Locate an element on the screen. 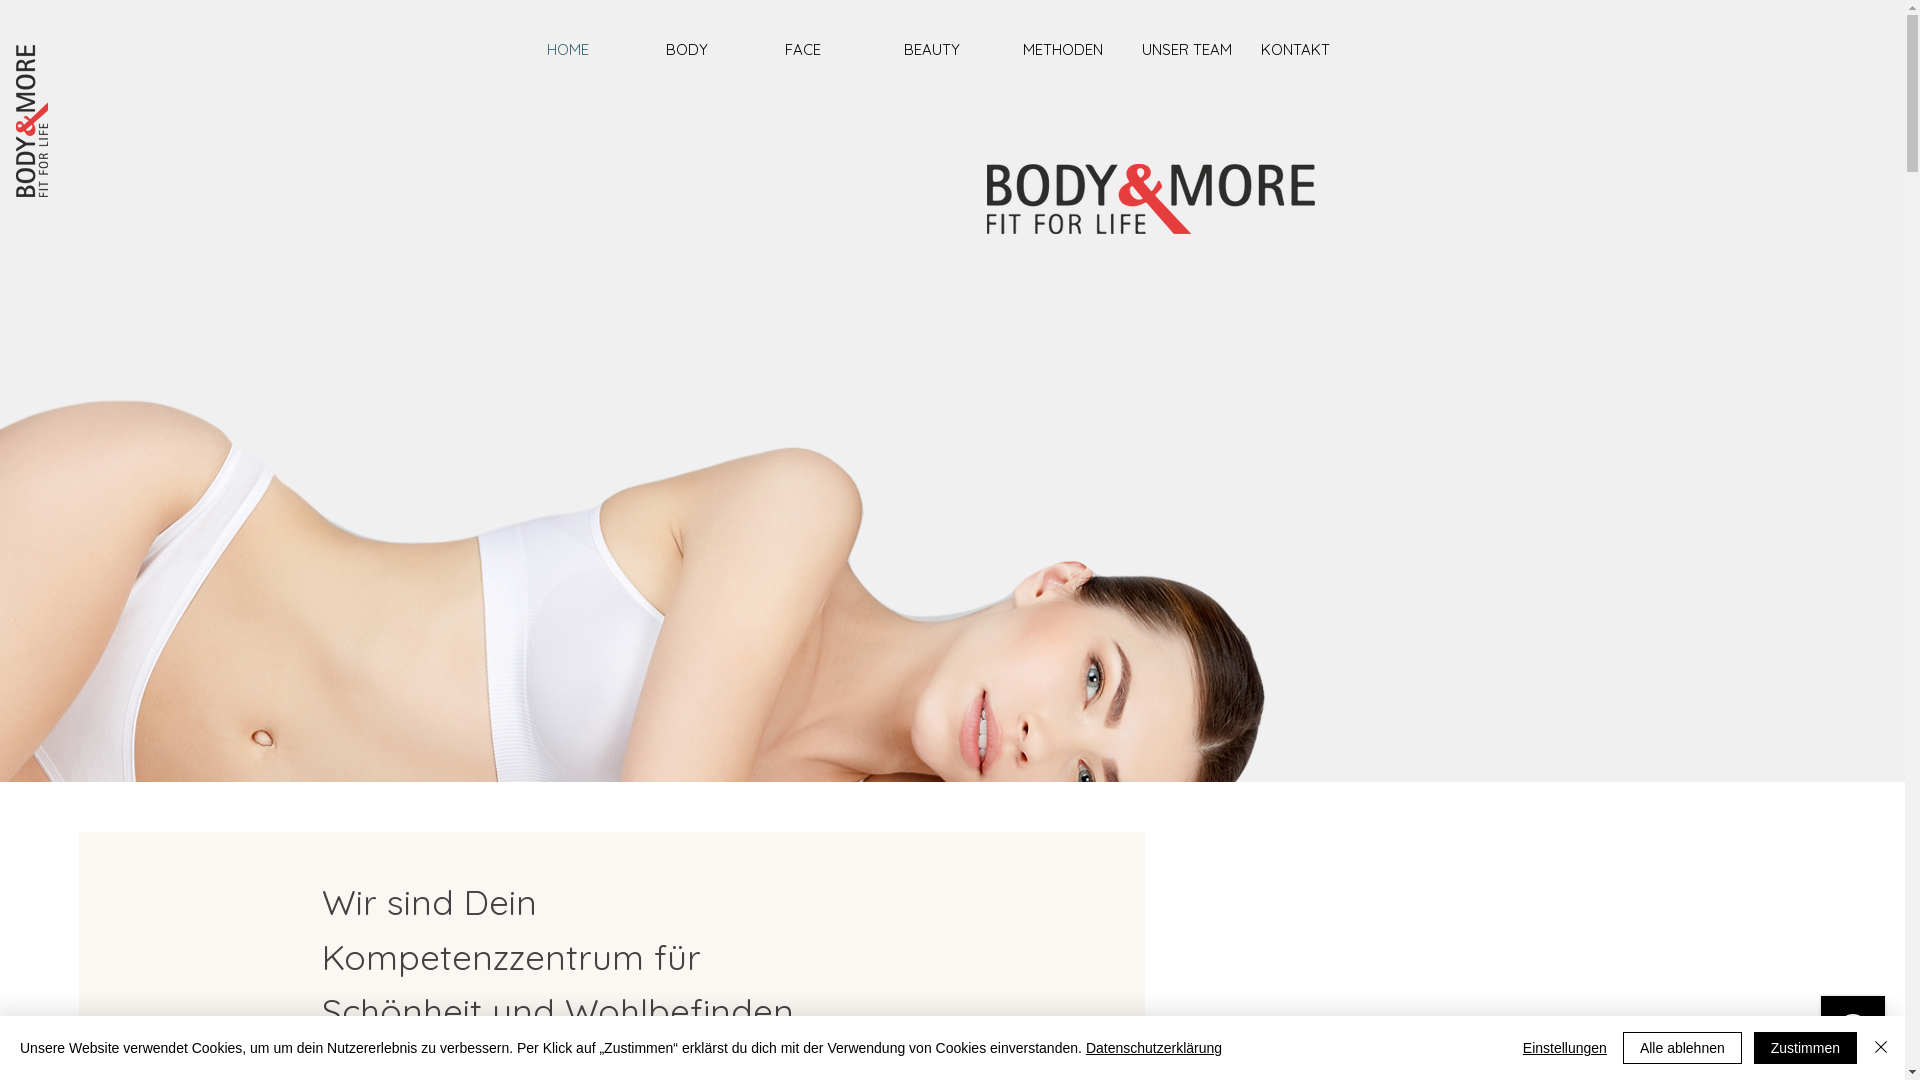  'KONTAKT' is located at coordinates (1309, 49).